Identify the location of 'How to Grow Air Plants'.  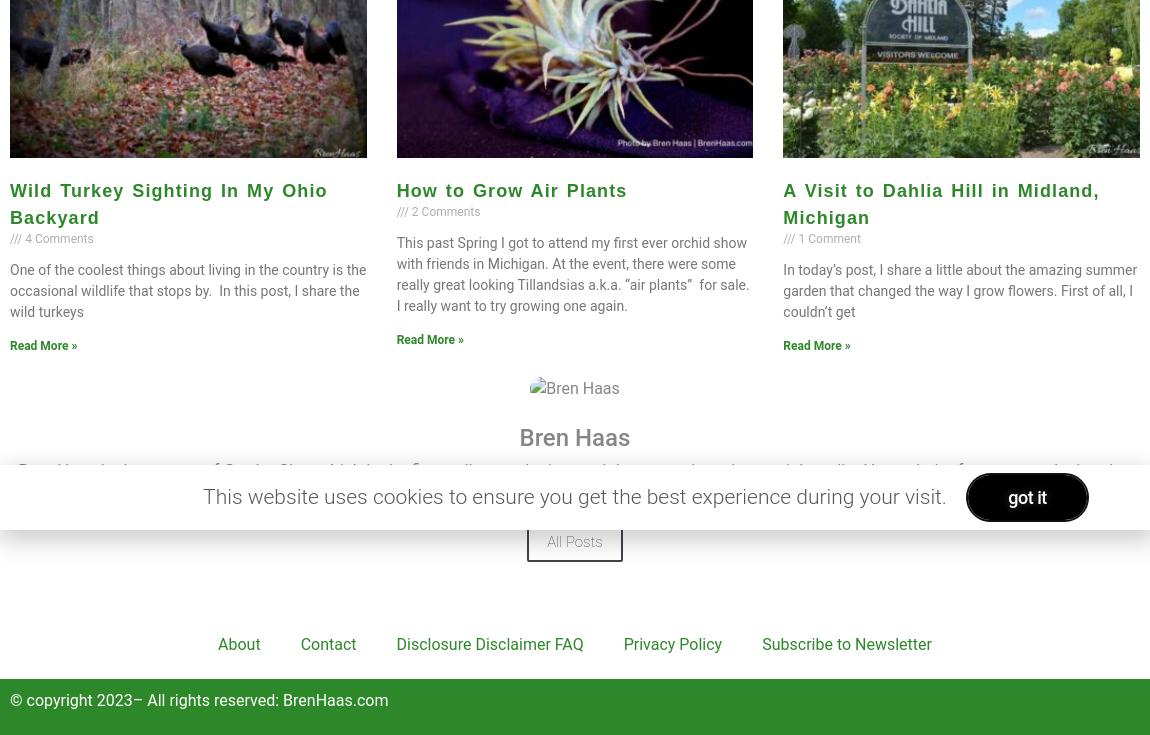
(511, 189).